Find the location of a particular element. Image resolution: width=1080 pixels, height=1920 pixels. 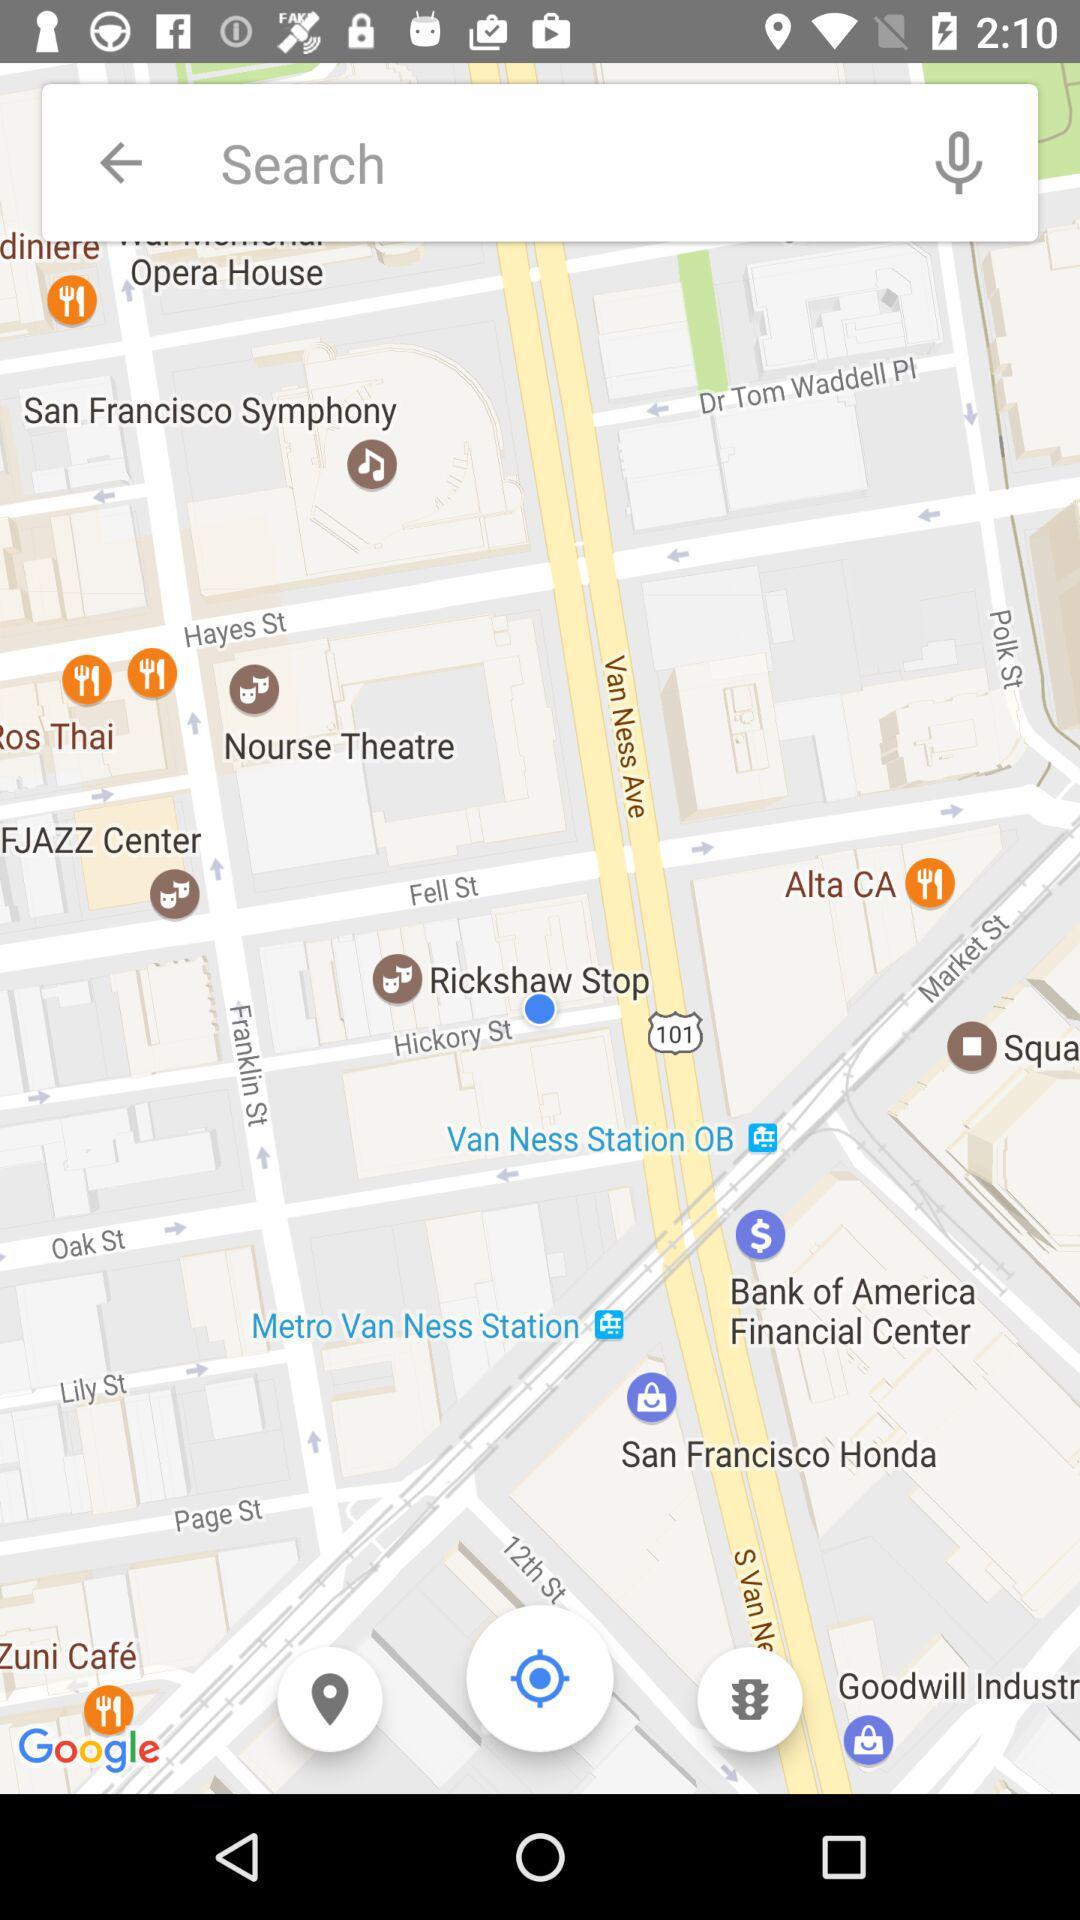

search map is located at coordinates (550, 162).